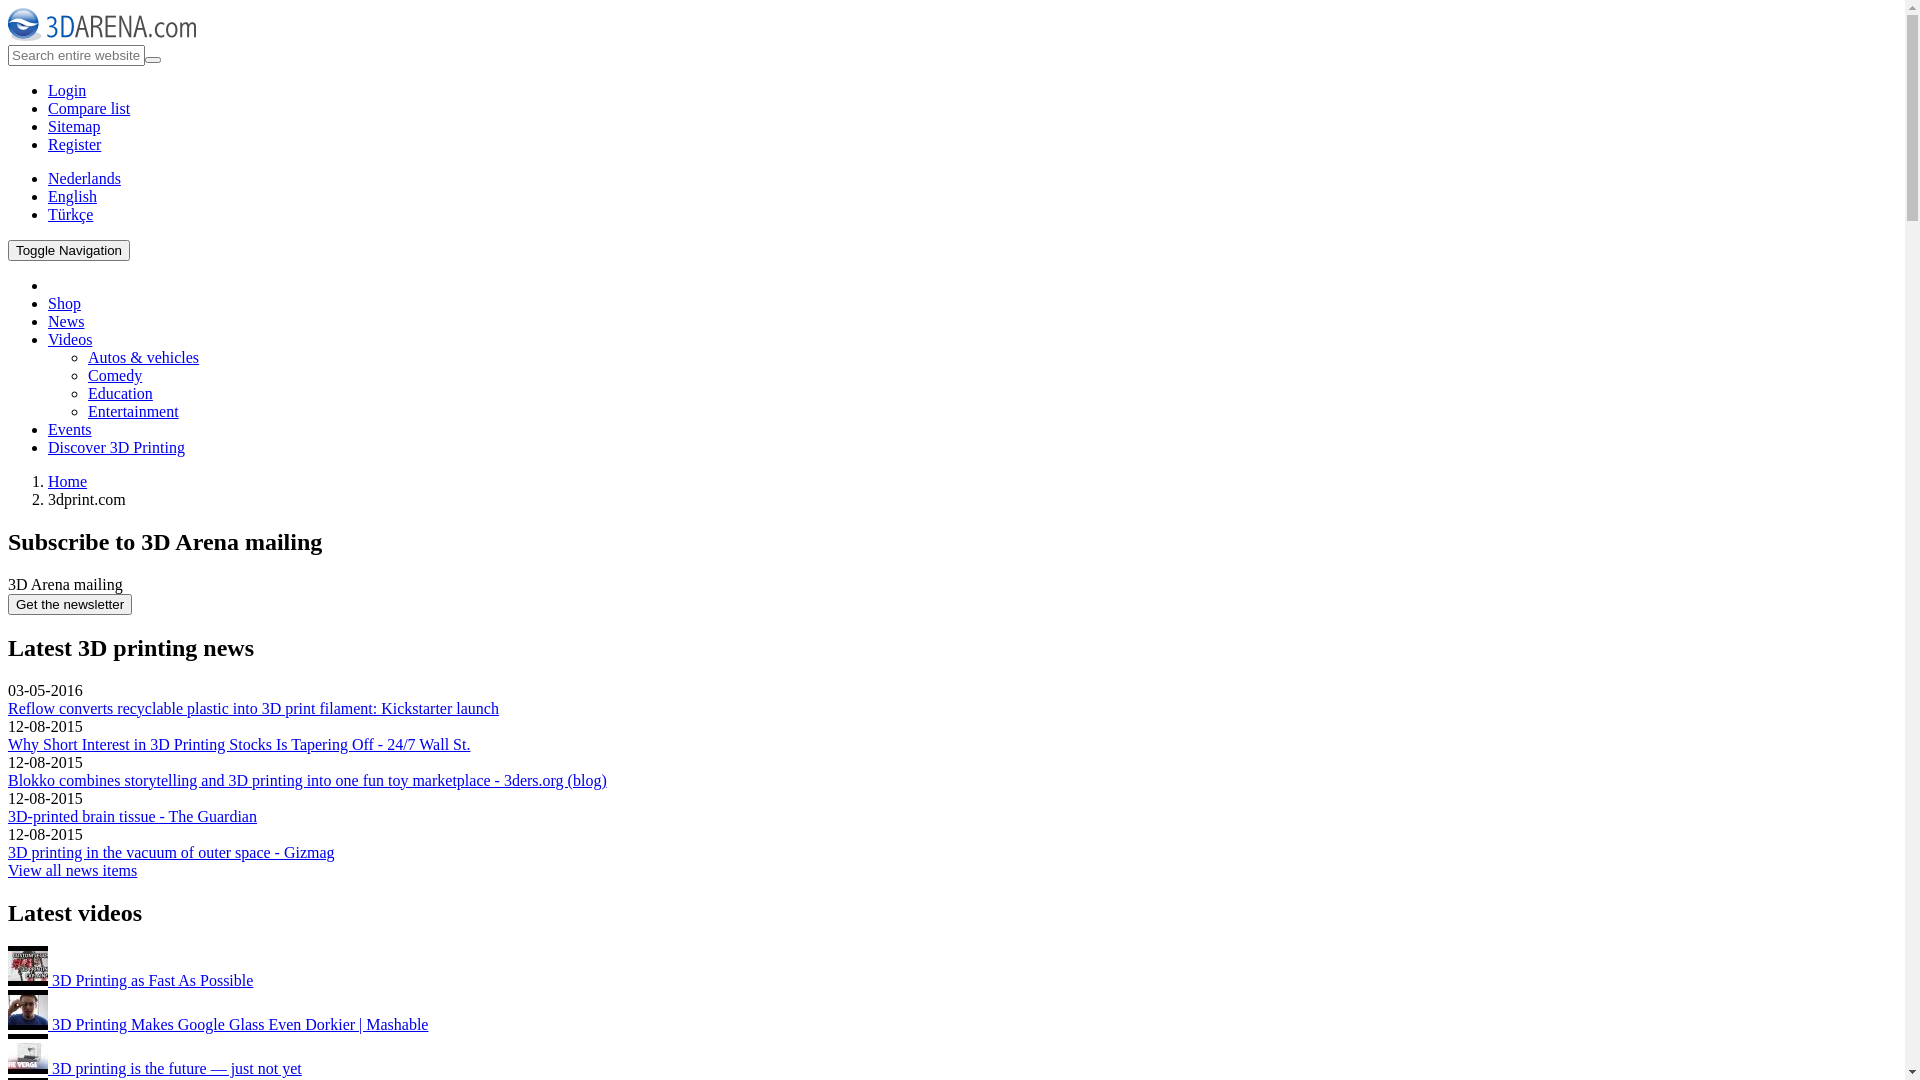 The image size is (1920, 1080). I want to click on 'Events', so click(70, 428).